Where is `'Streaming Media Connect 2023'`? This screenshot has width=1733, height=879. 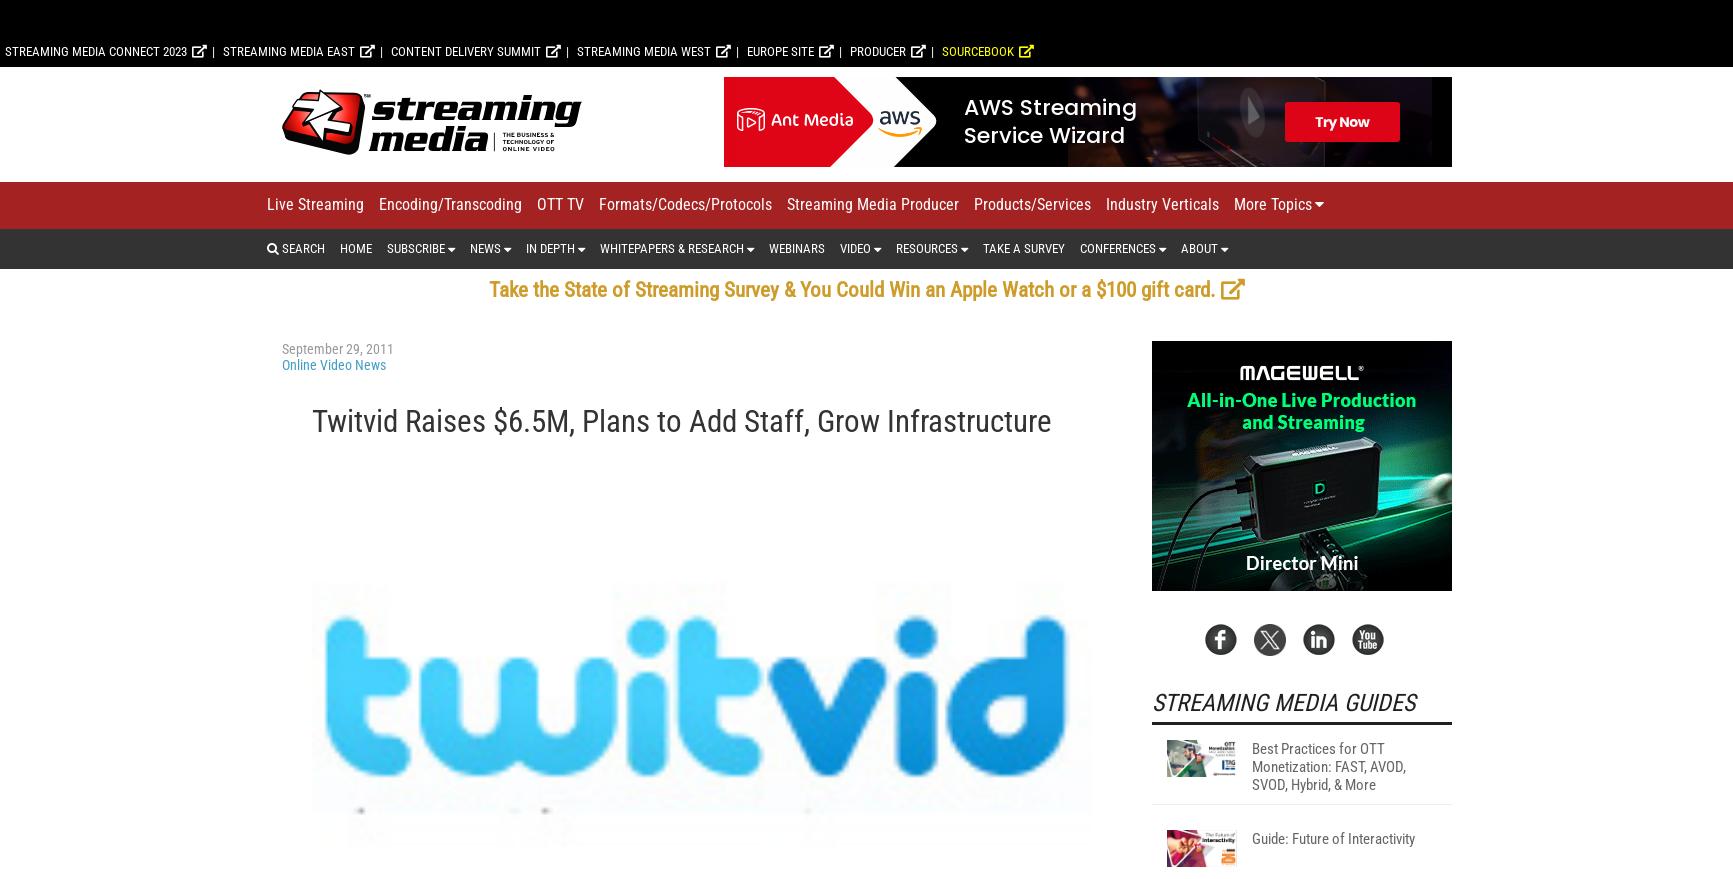 'Streaming Media Connect 2023' is located at coordinates (96, 312).